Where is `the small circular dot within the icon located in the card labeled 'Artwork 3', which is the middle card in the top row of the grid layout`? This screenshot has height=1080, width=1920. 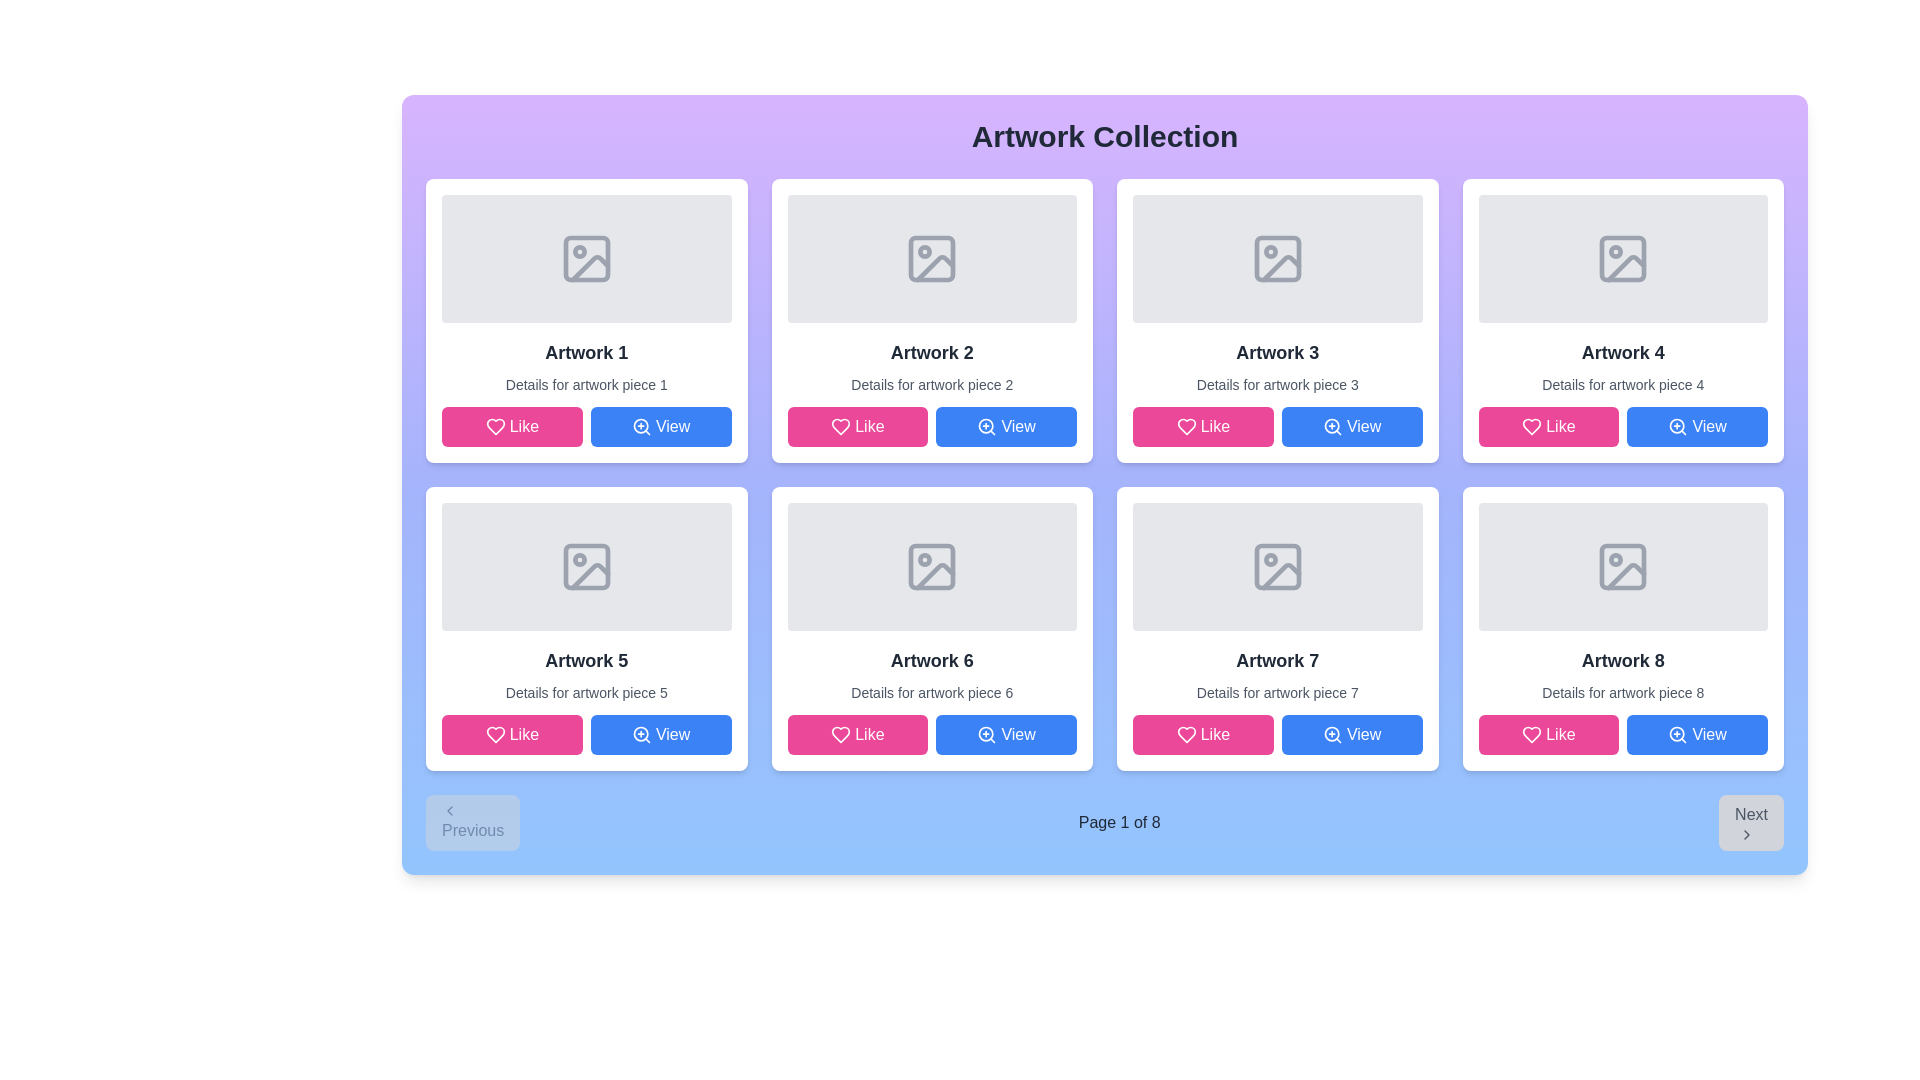 the small circular dot within the icon located in the card labeled 'Artwork 3', which is the middle card in the top row of the grid layout is located at coordinates (1269, 250).